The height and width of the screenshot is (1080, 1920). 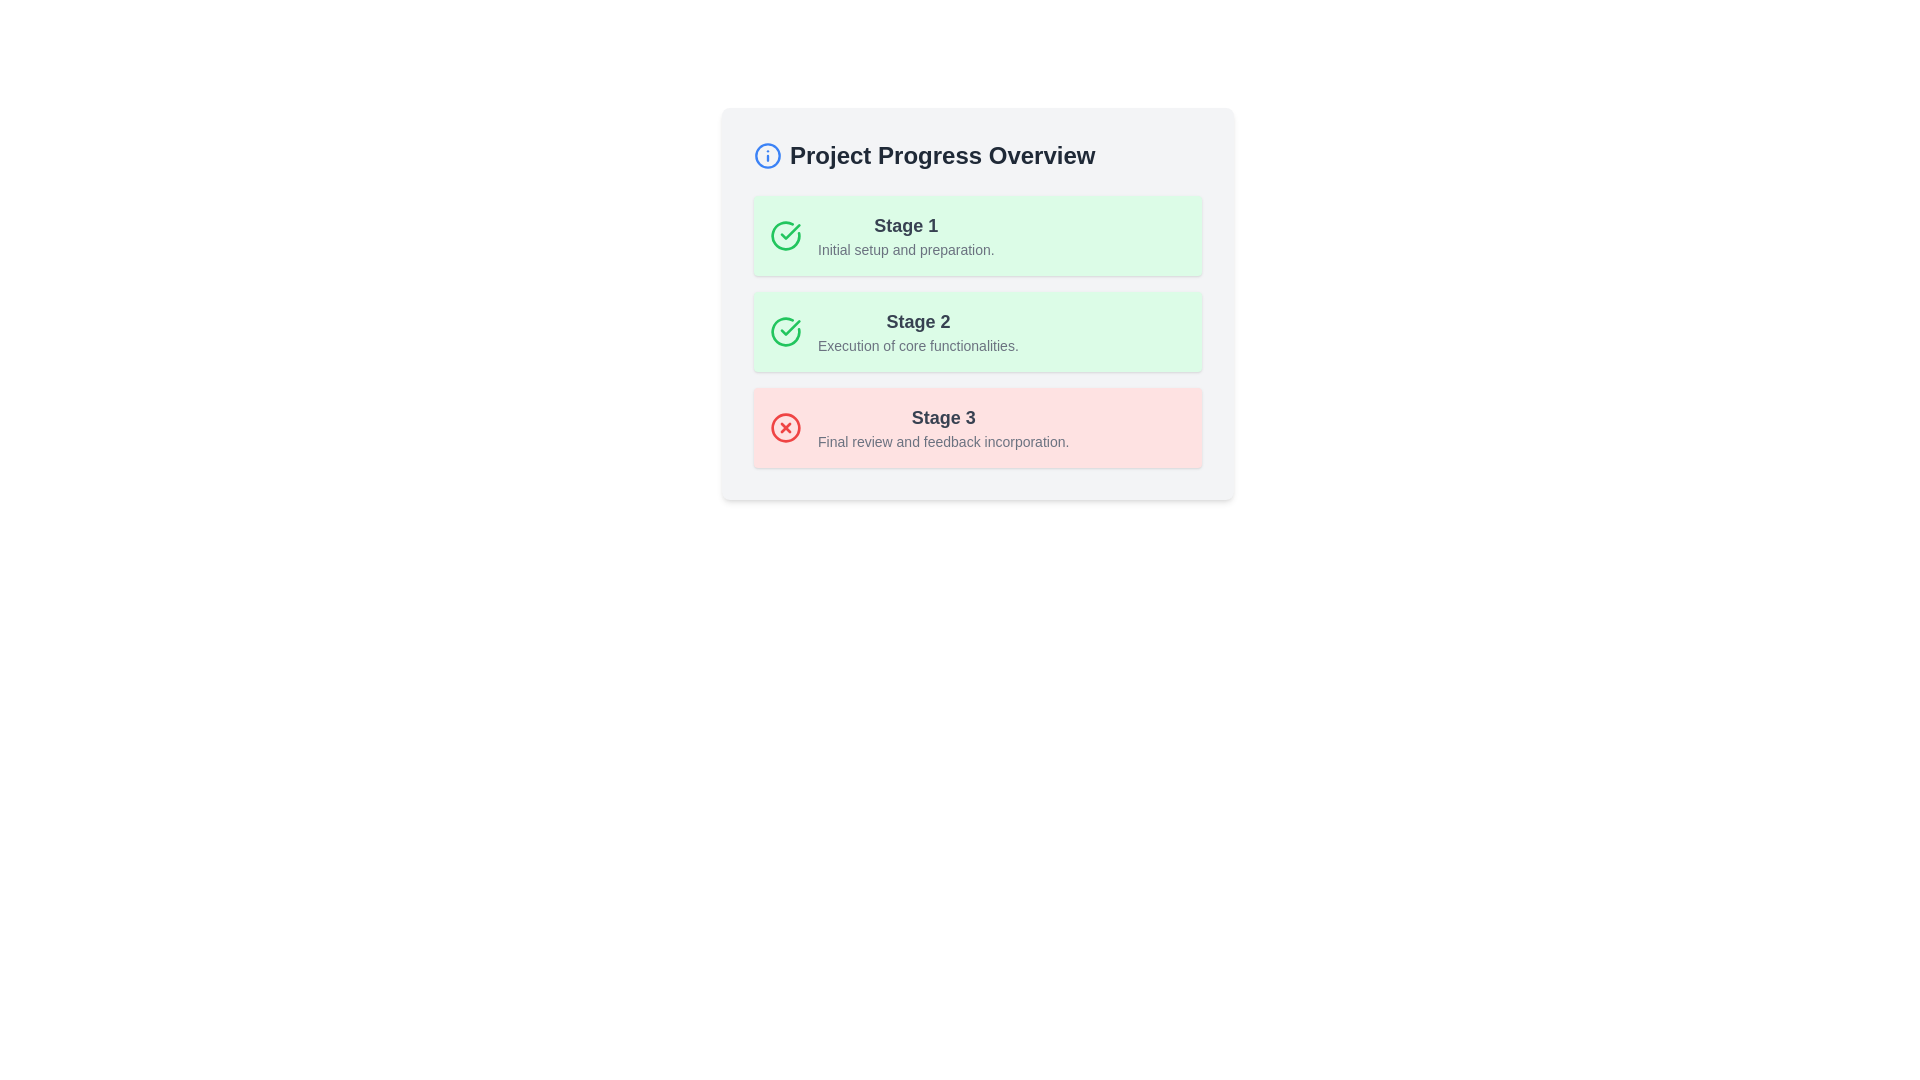 I want to click on the text label that describes the second stage of a process, which is positioned in the middle of a vertical list of three stages within a card-like layout, so click(x=917, y=330).